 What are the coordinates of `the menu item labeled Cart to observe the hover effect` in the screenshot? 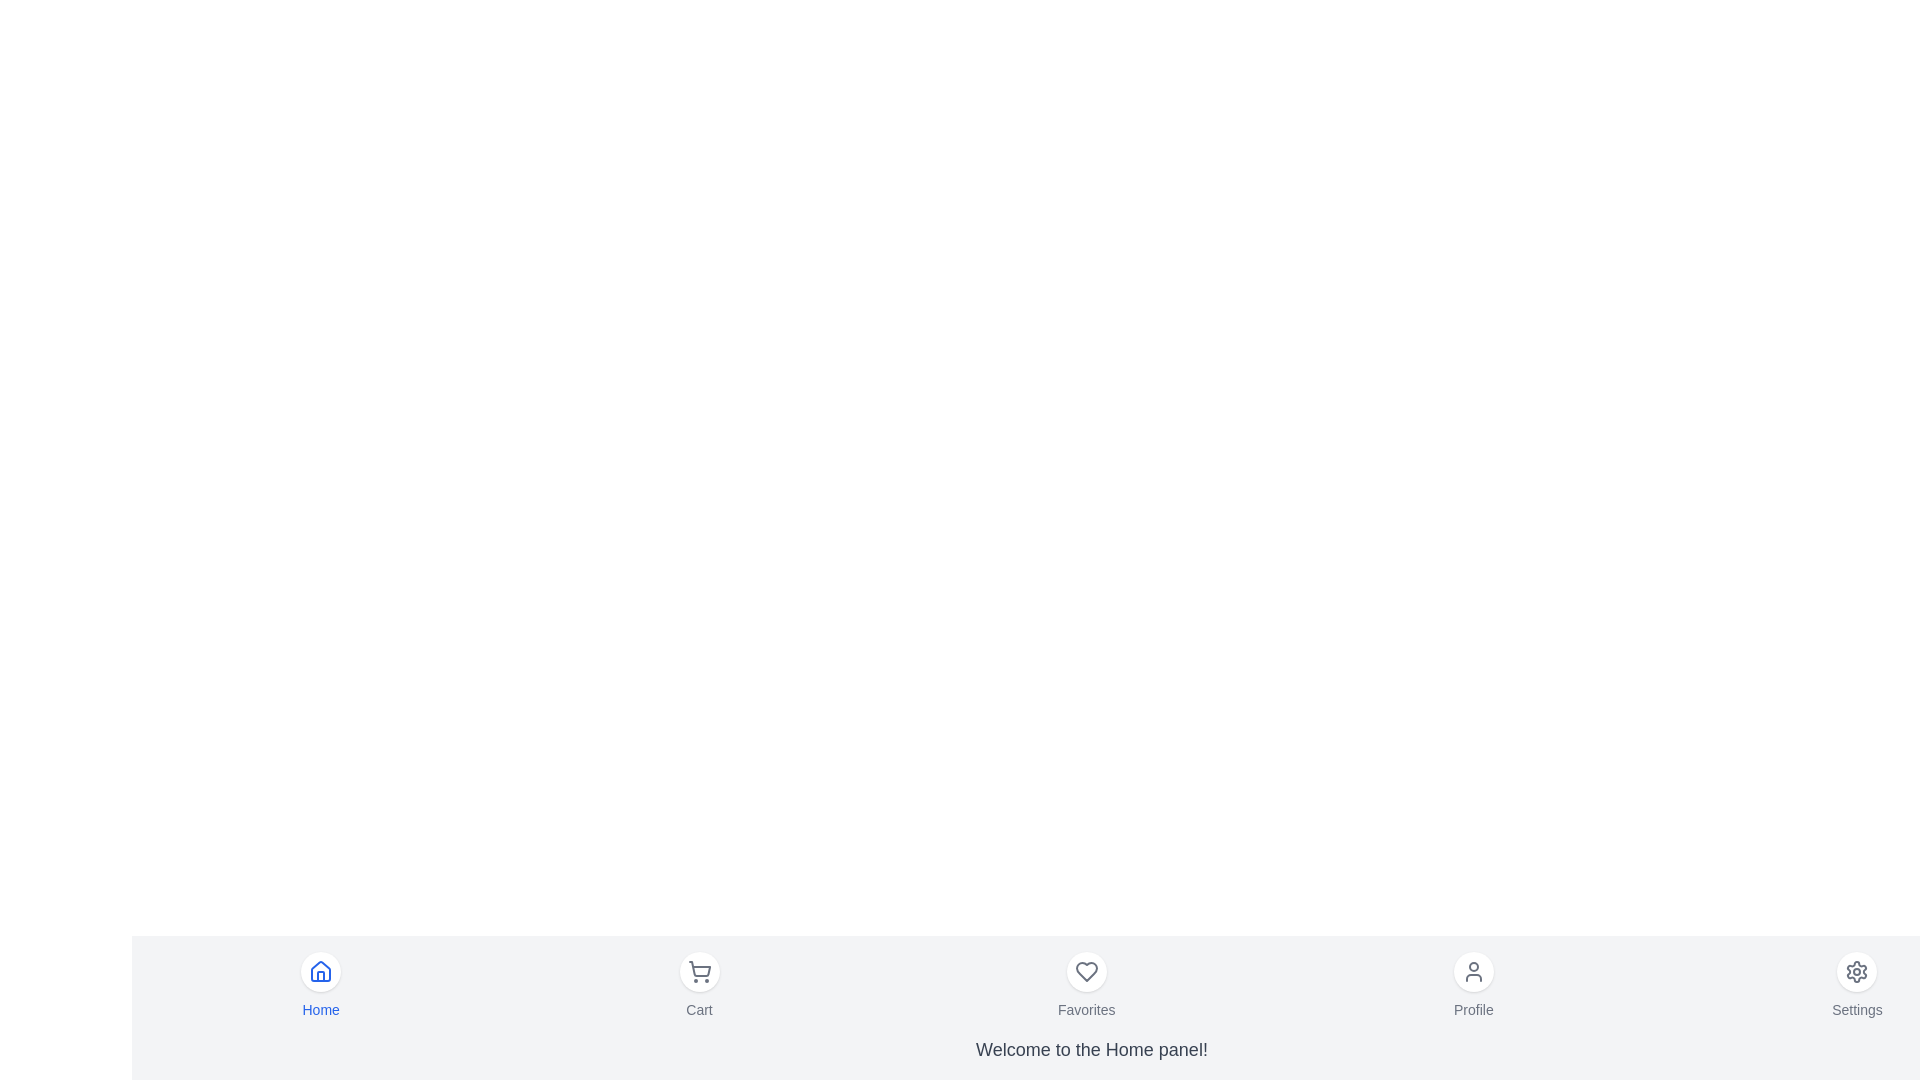 It's located at (700, 985).